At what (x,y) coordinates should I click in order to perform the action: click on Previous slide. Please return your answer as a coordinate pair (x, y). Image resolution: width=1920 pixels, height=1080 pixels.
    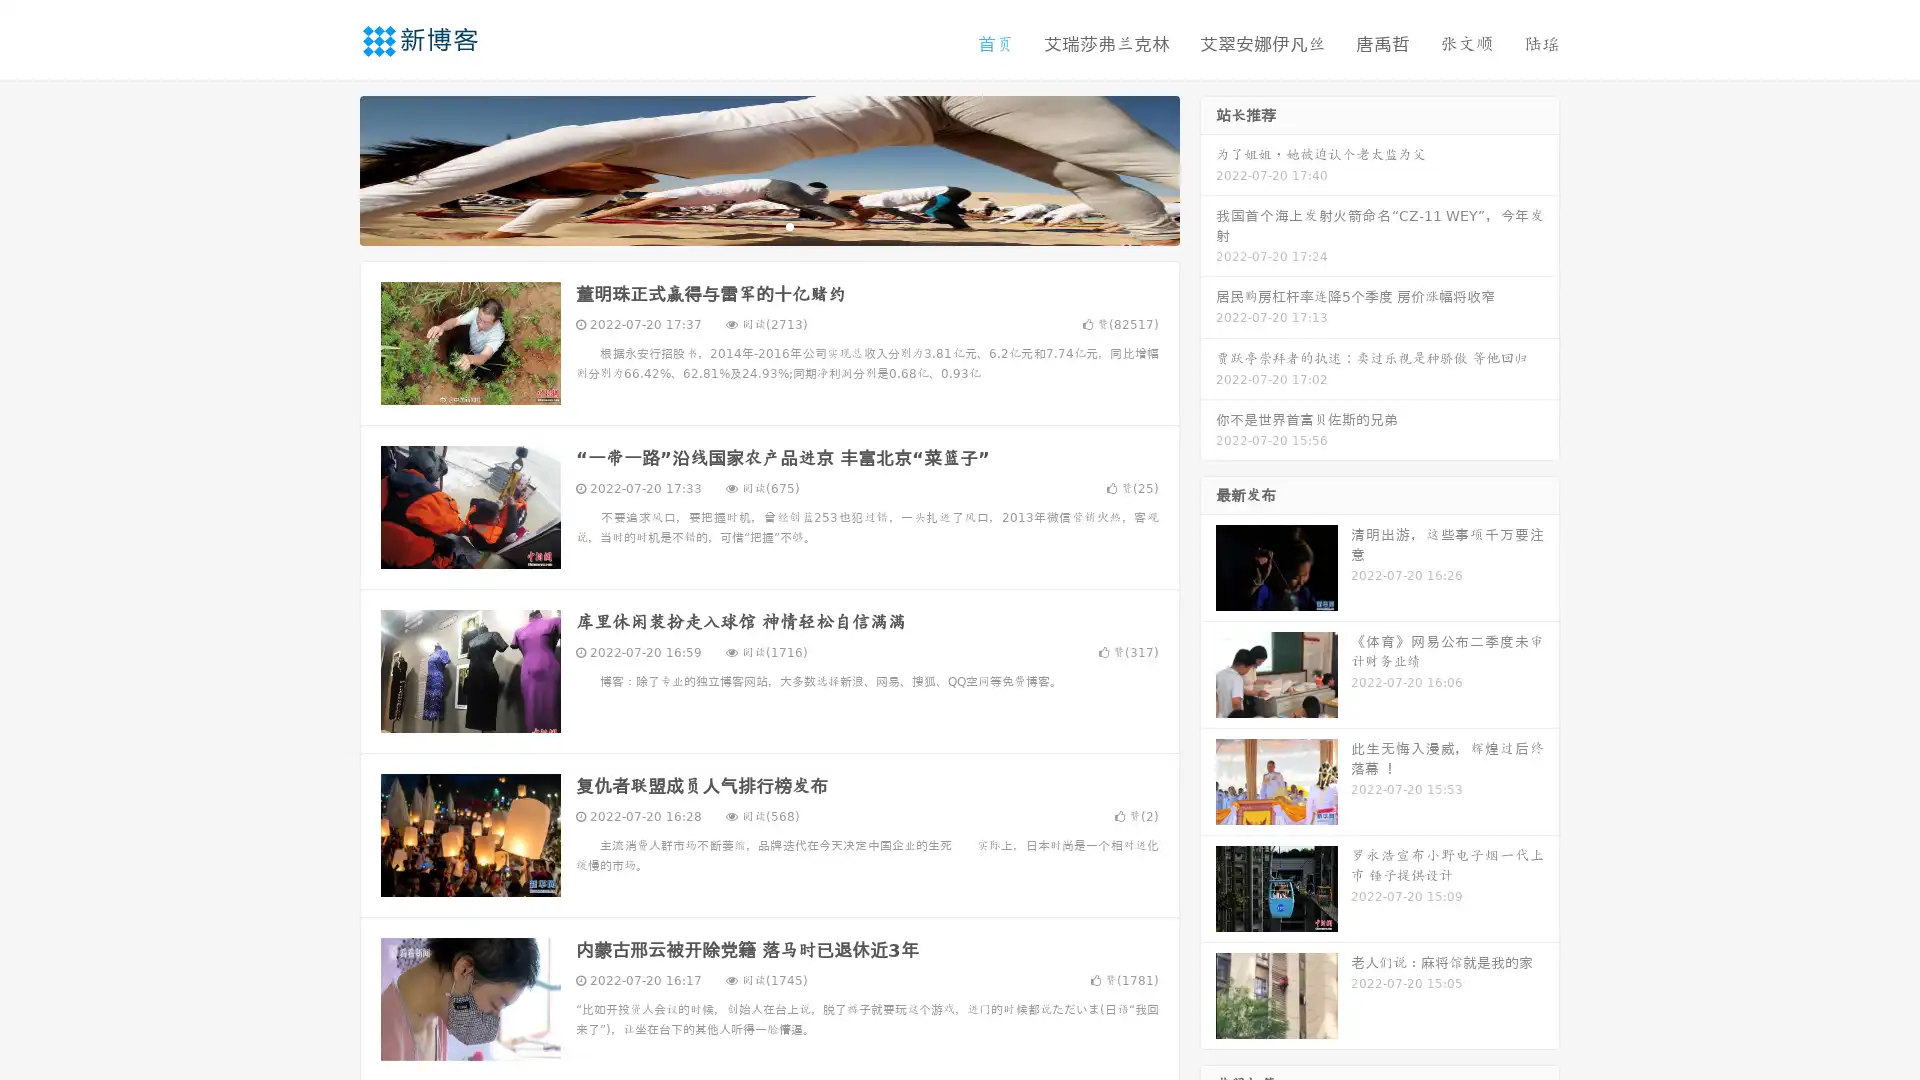
    Looking at the image, I should click on (330, 168).